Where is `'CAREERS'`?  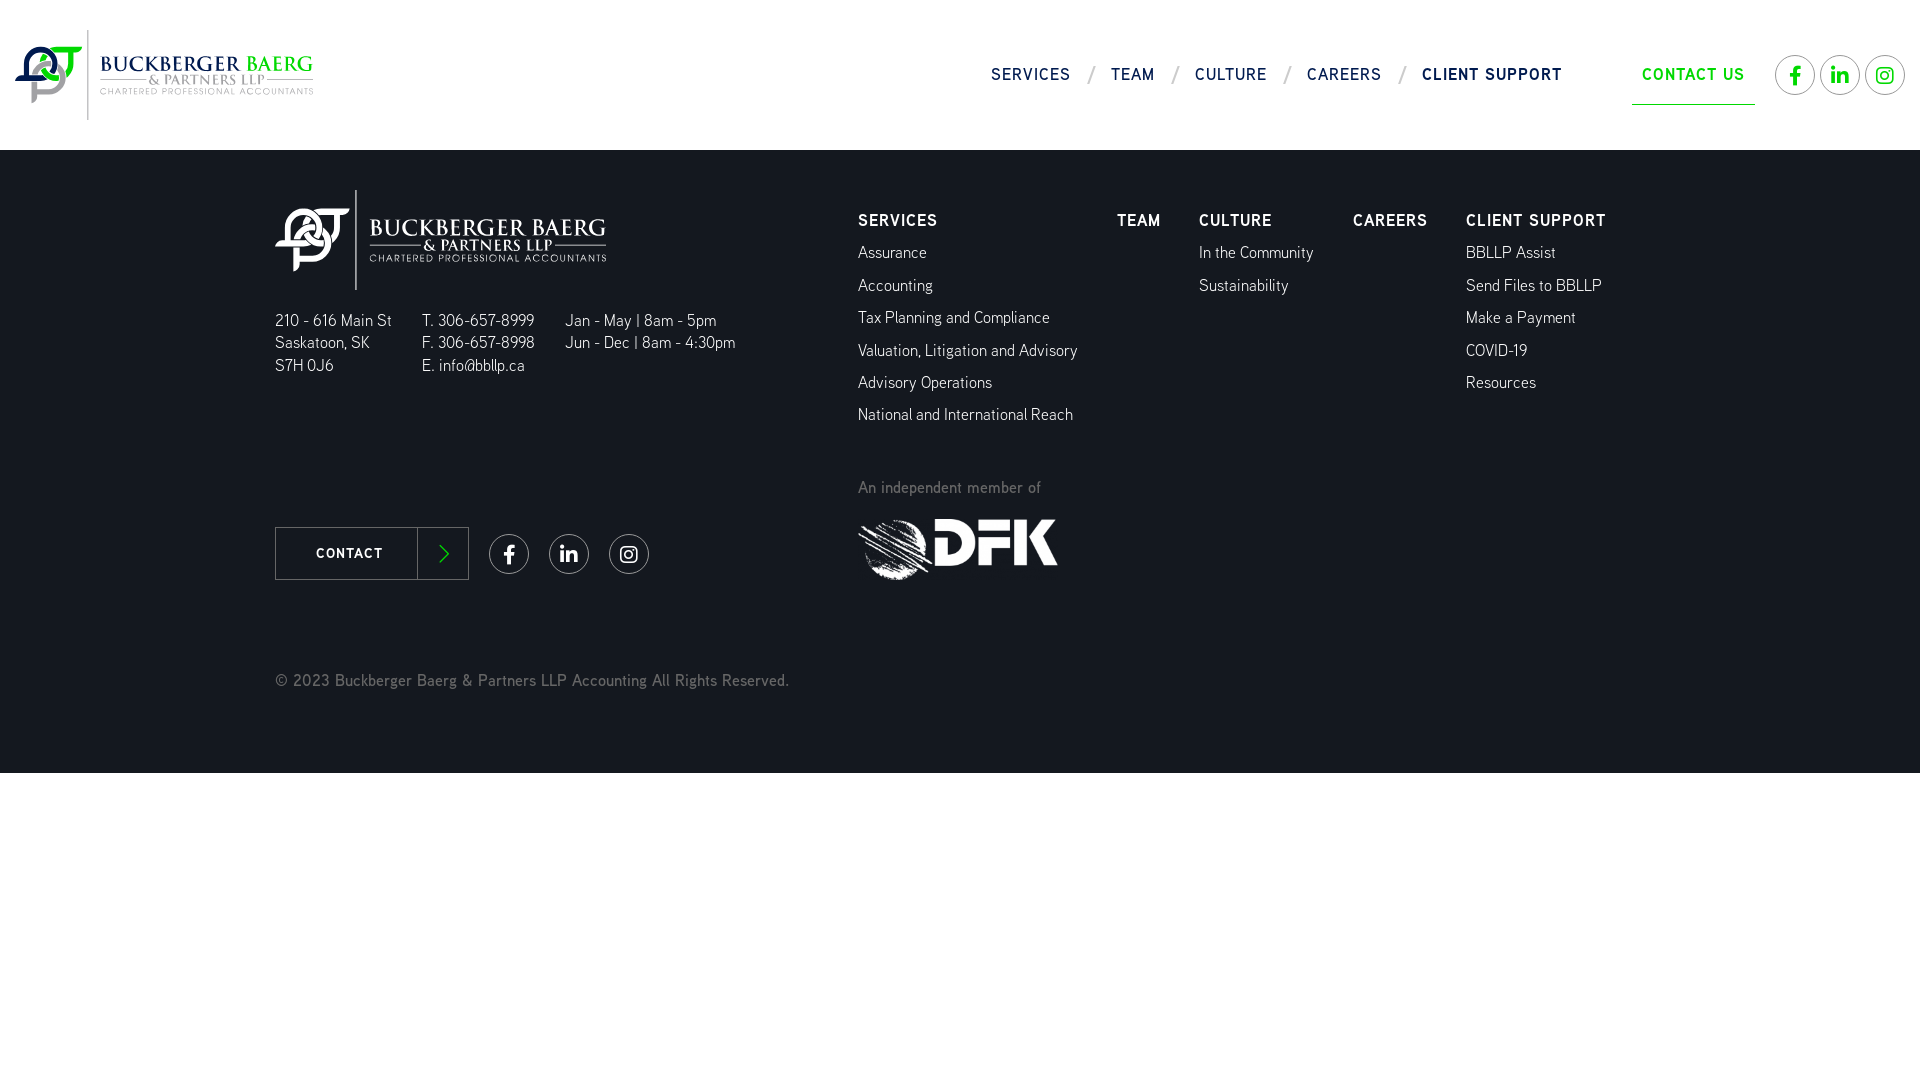
'CAREERS' is located at coordinates (1389, 220).